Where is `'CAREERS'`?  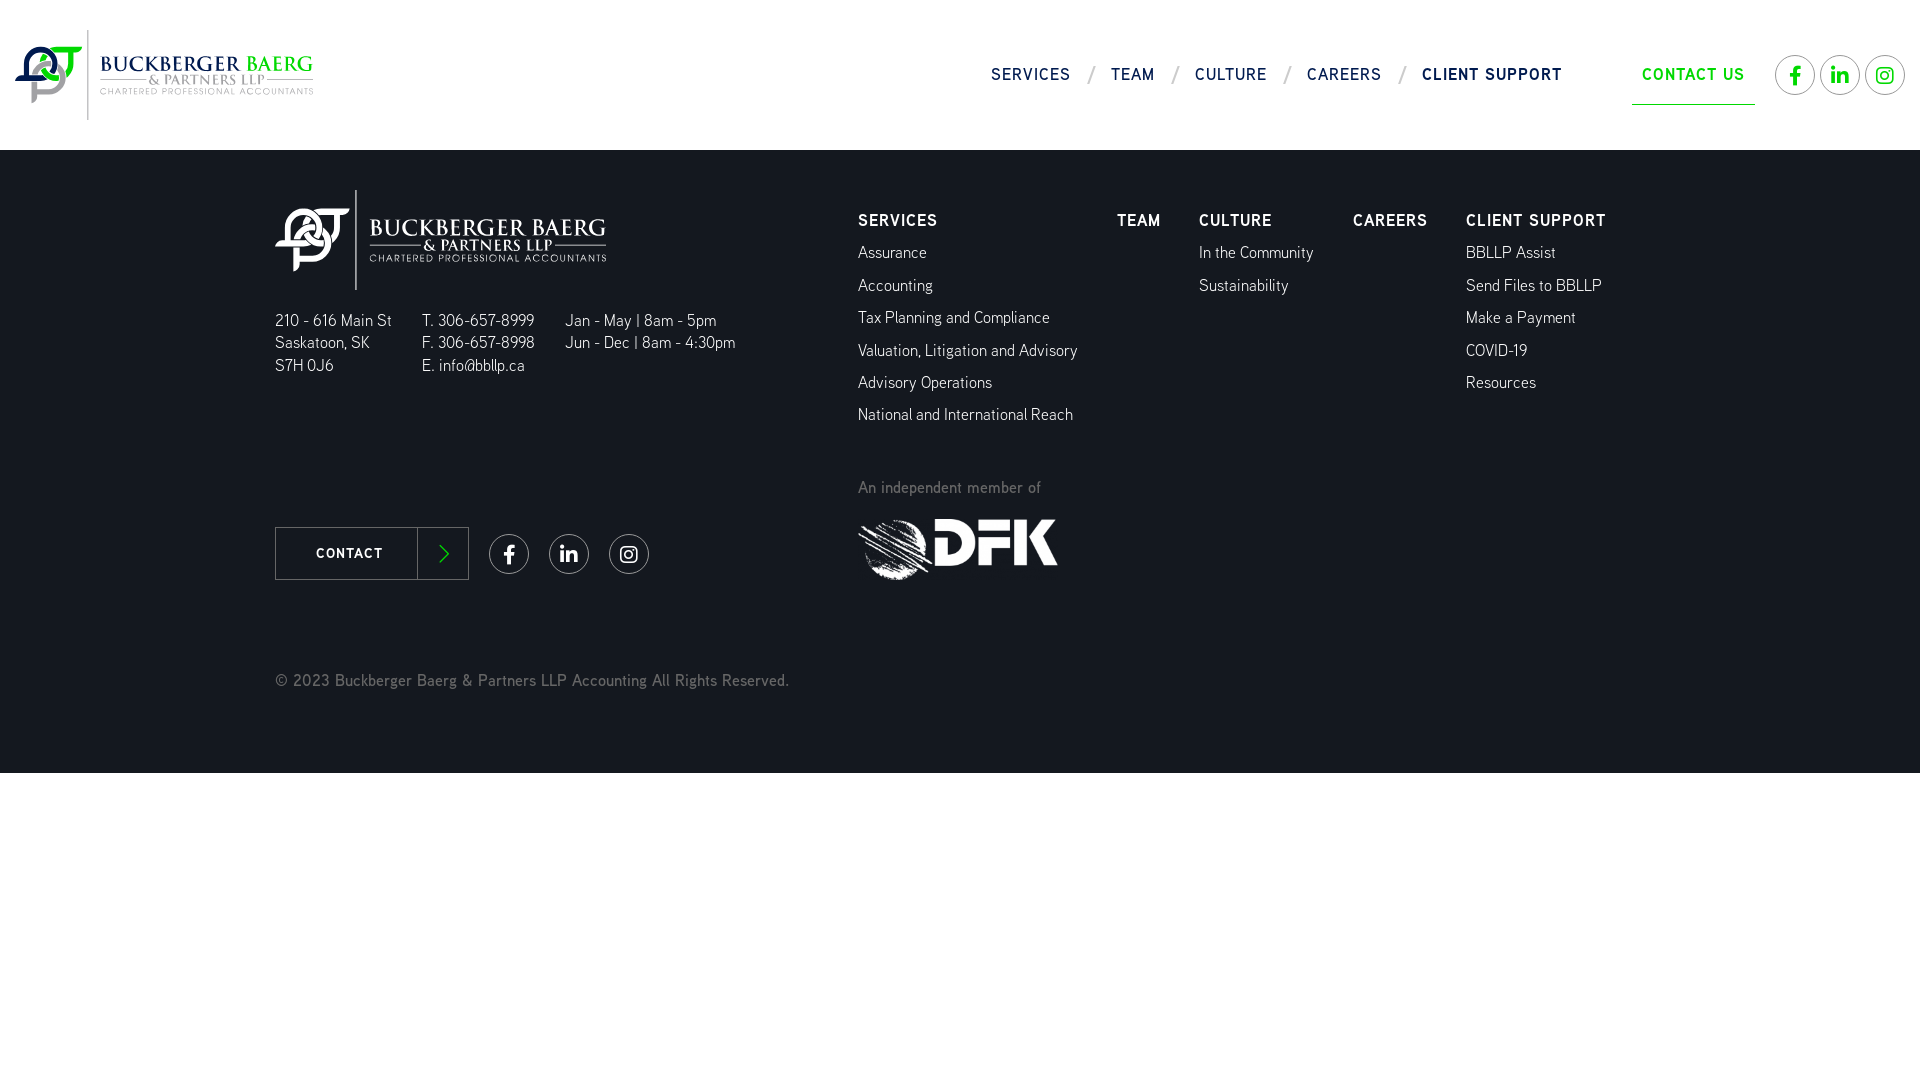
'CAREERS' is located at coordinates (1389, 220).